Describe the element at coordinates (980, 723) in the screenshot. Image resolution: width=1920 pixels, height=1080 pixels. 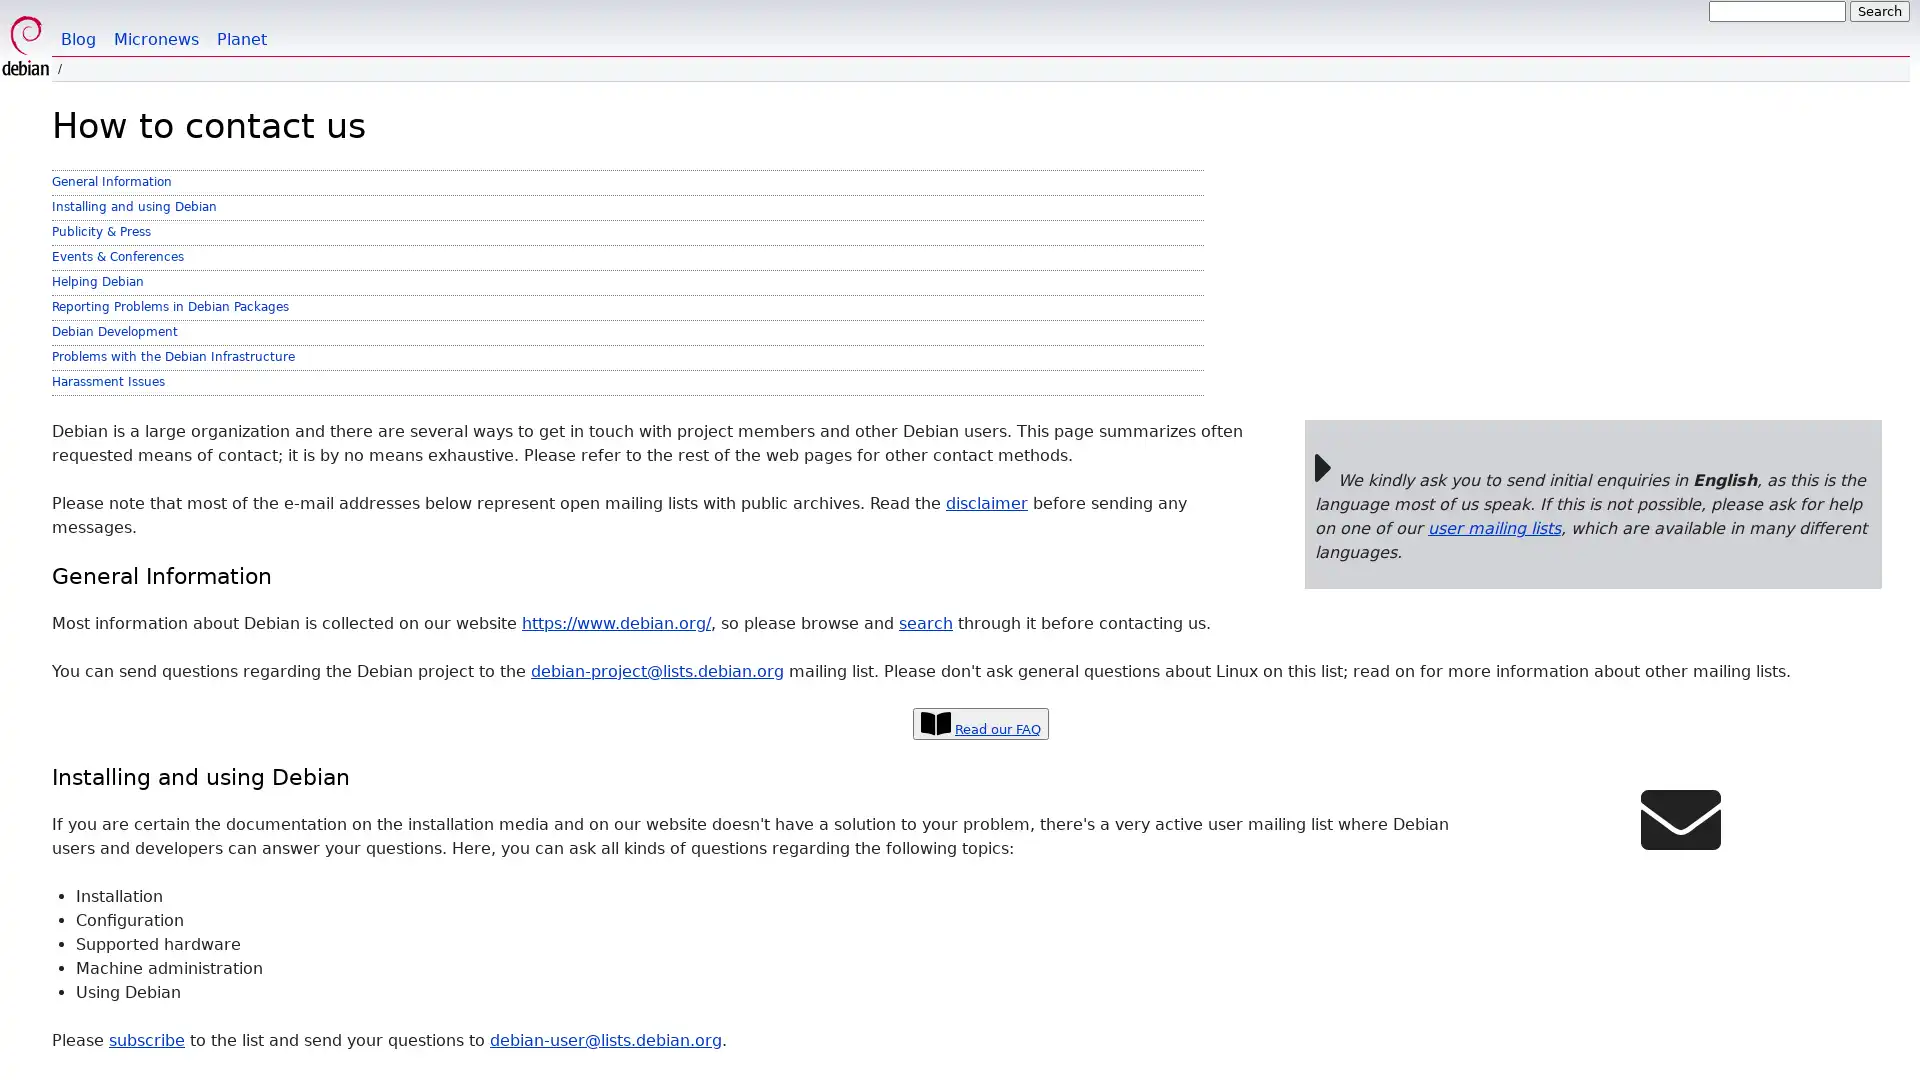
I see `Read our FAQ` at that location.